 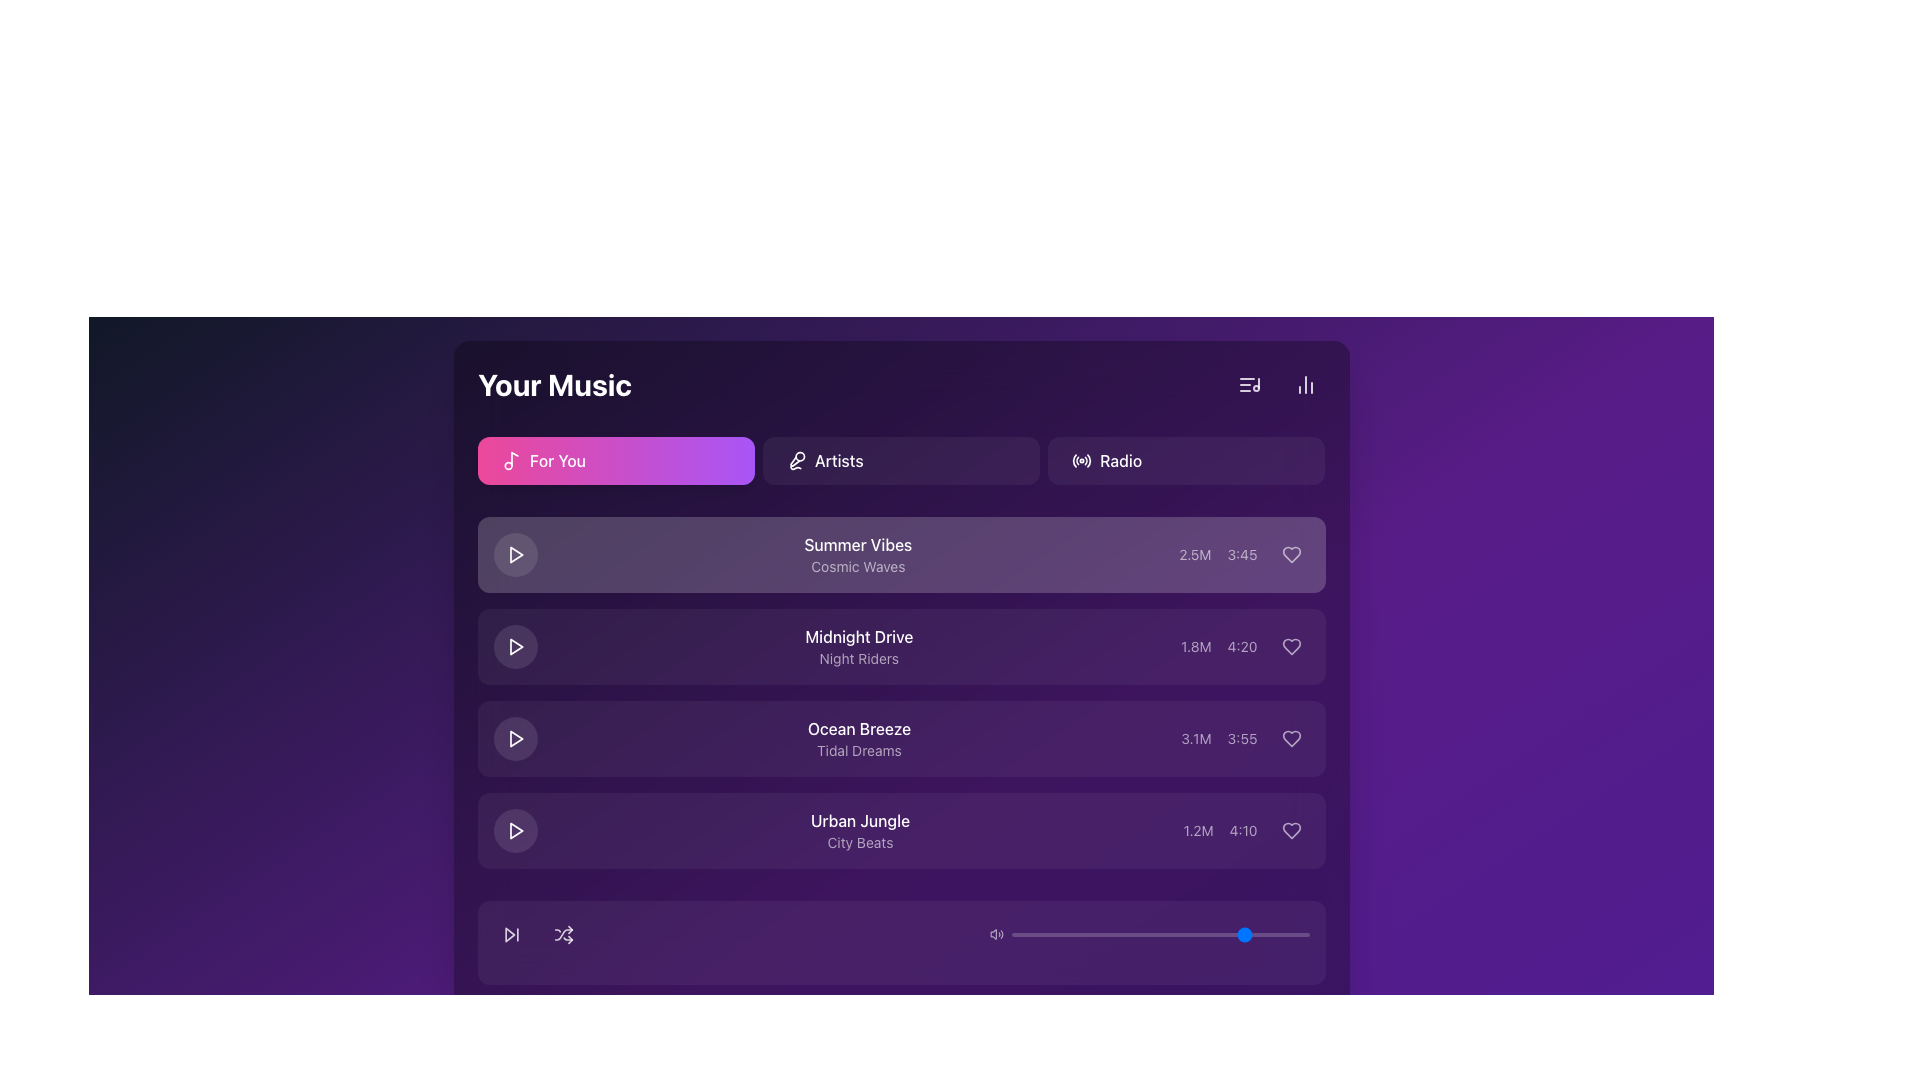 What do you see at coordinates (1291, 647) in the screenshot?
I see `the heart-shaped icon in the third row of the music list for the 'Midnight Drive' track` at bounding box center [1291, 647].